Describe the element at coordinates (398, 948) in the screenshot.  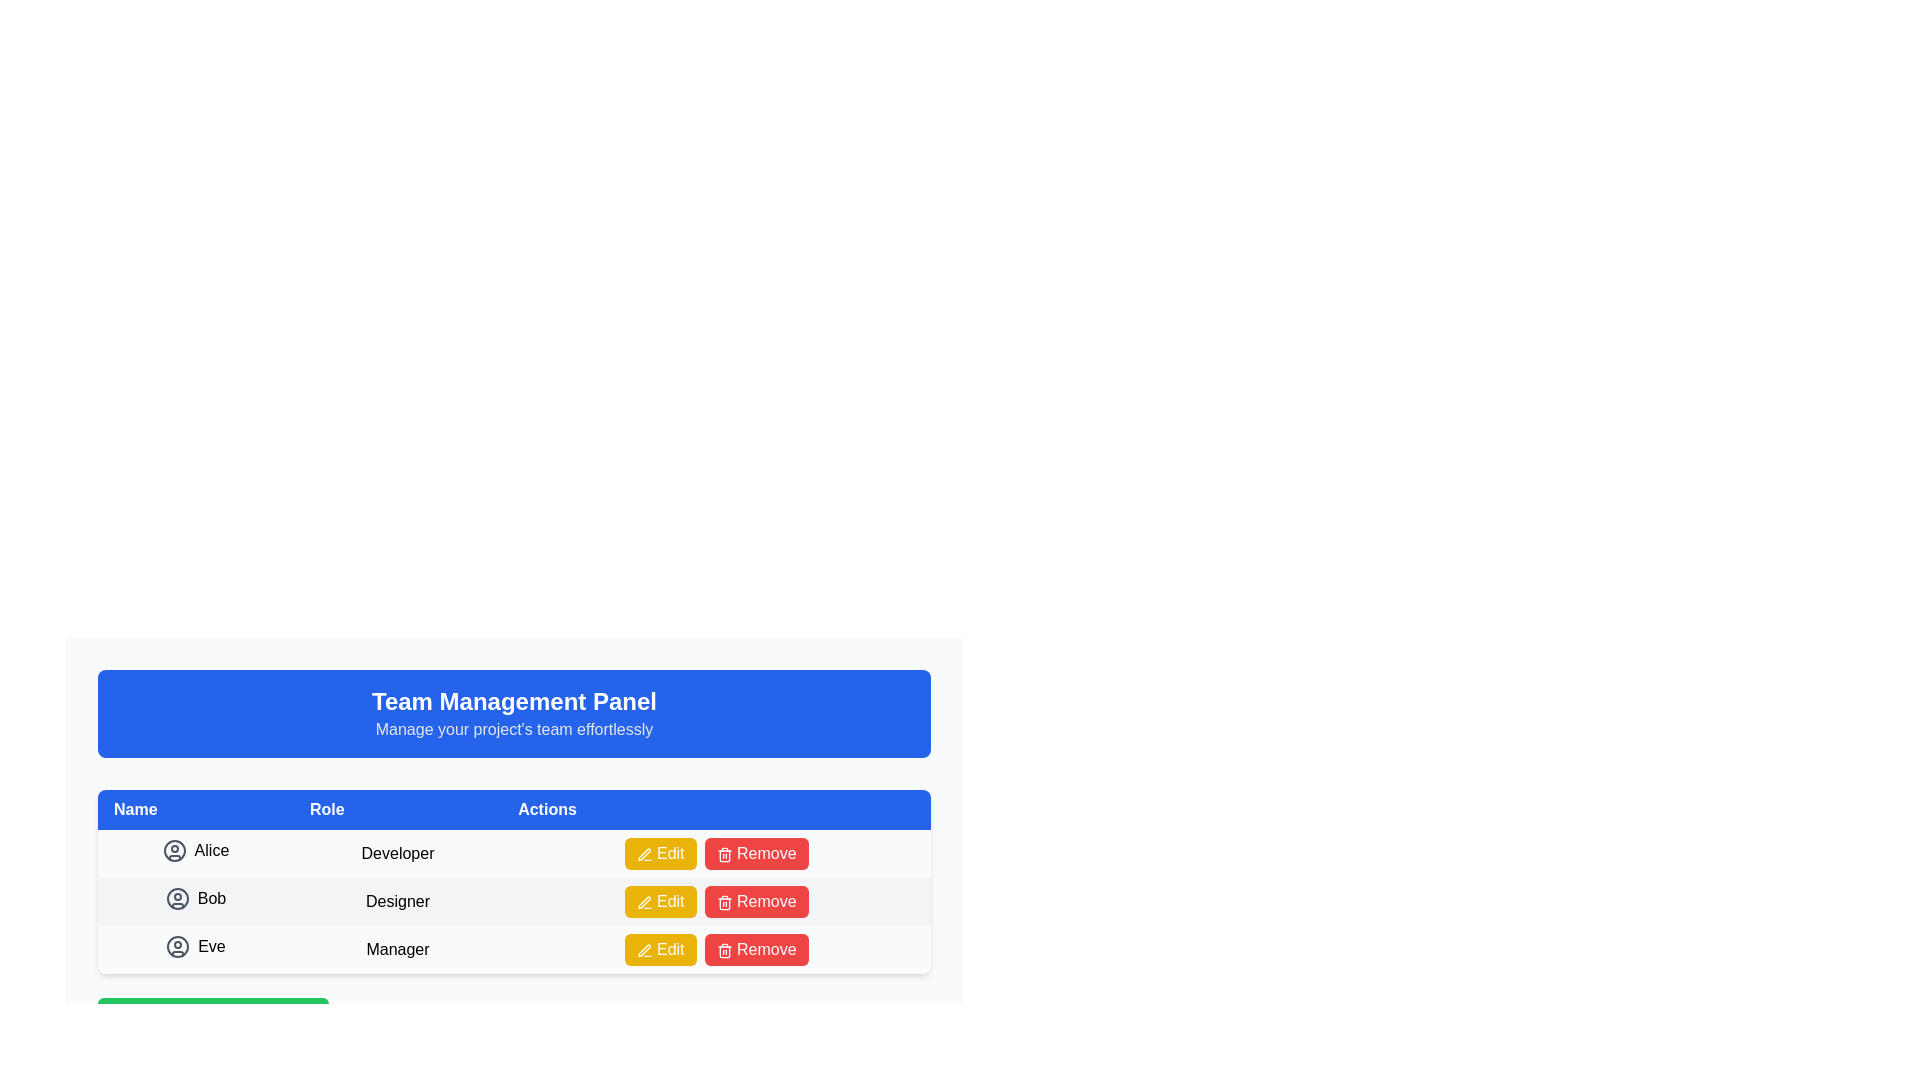
I see `the static textual display element that shows the role of 'Eve' in the second column of the table layout` at that location.